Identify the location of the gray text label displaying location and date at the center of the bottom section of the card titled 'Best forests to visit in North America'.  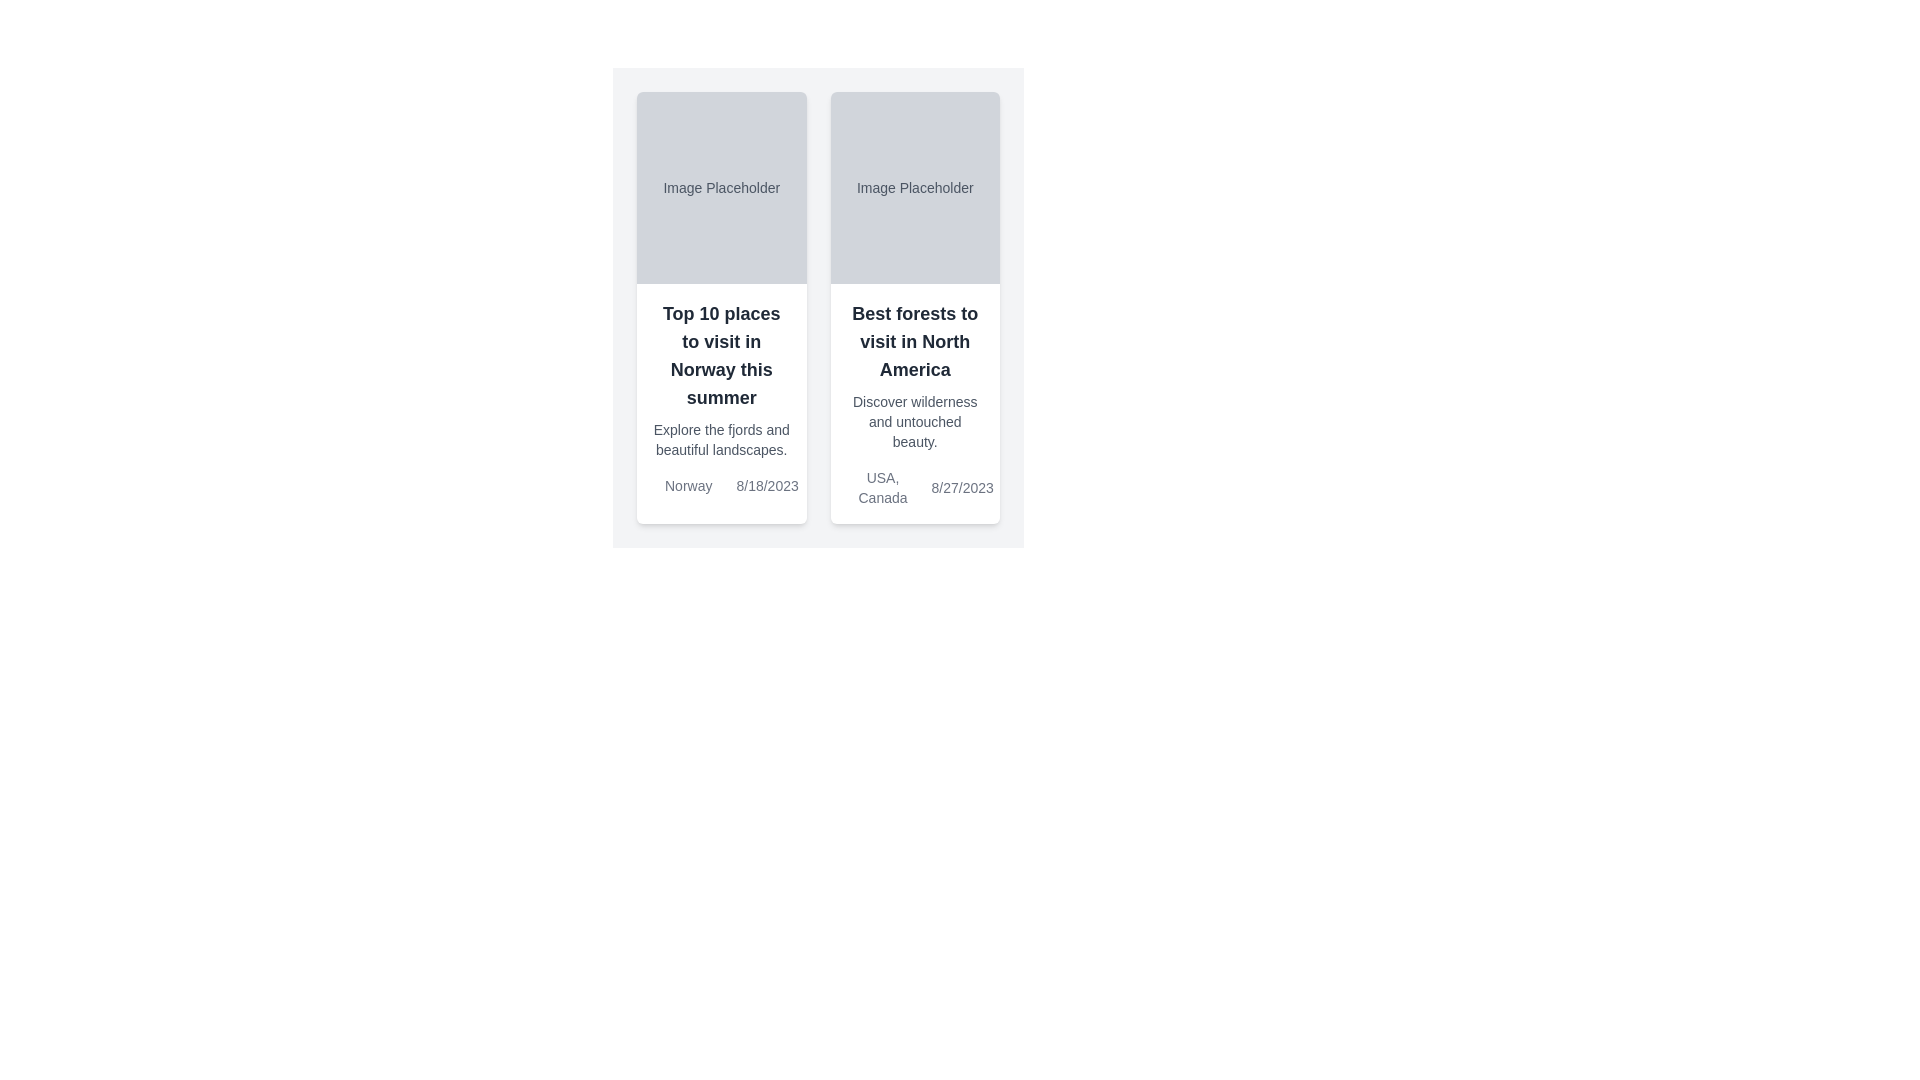
(914, 488).